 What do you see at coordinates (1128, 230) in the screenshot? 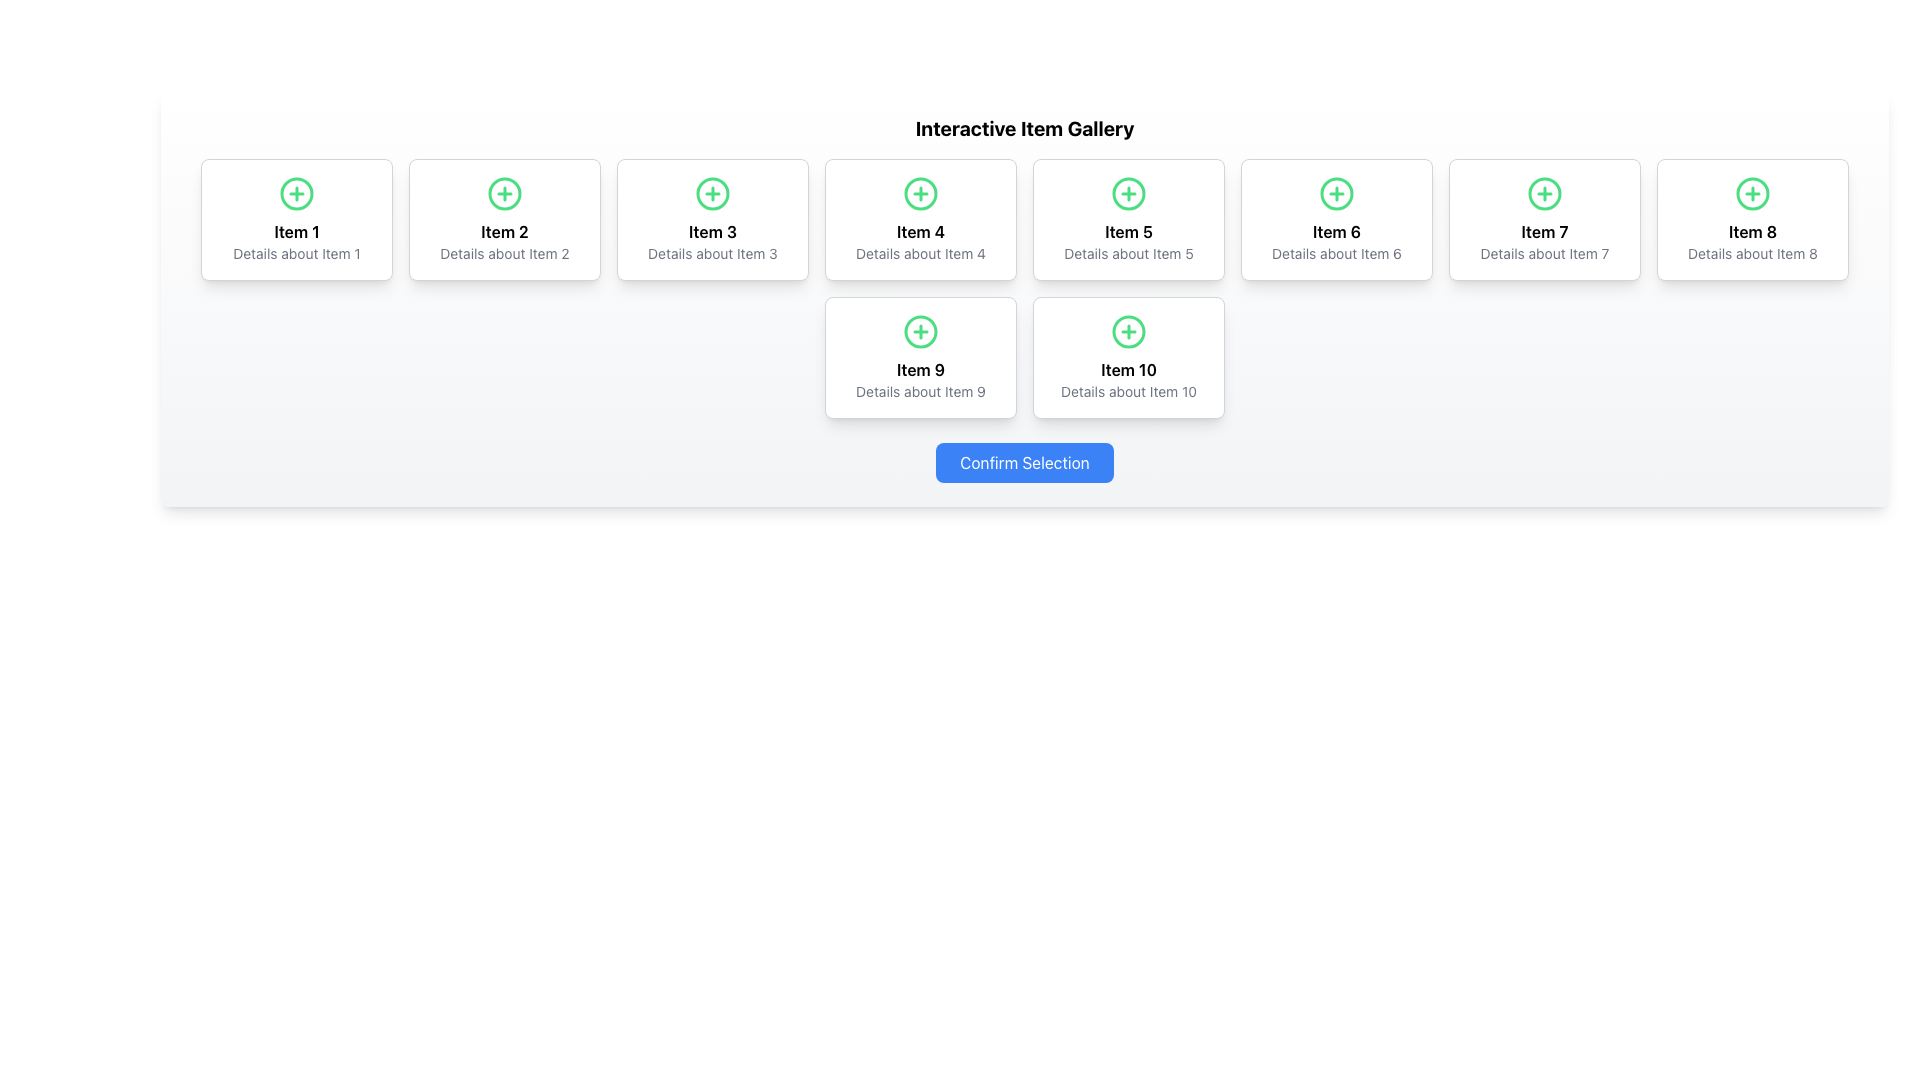
I see `the bold text label reading 'Item 5', which is located in the middle card of the top row in a 5x2 grid, directly below the 'Interactive Item Gallery' heading` at bounding box center [1128, 230].